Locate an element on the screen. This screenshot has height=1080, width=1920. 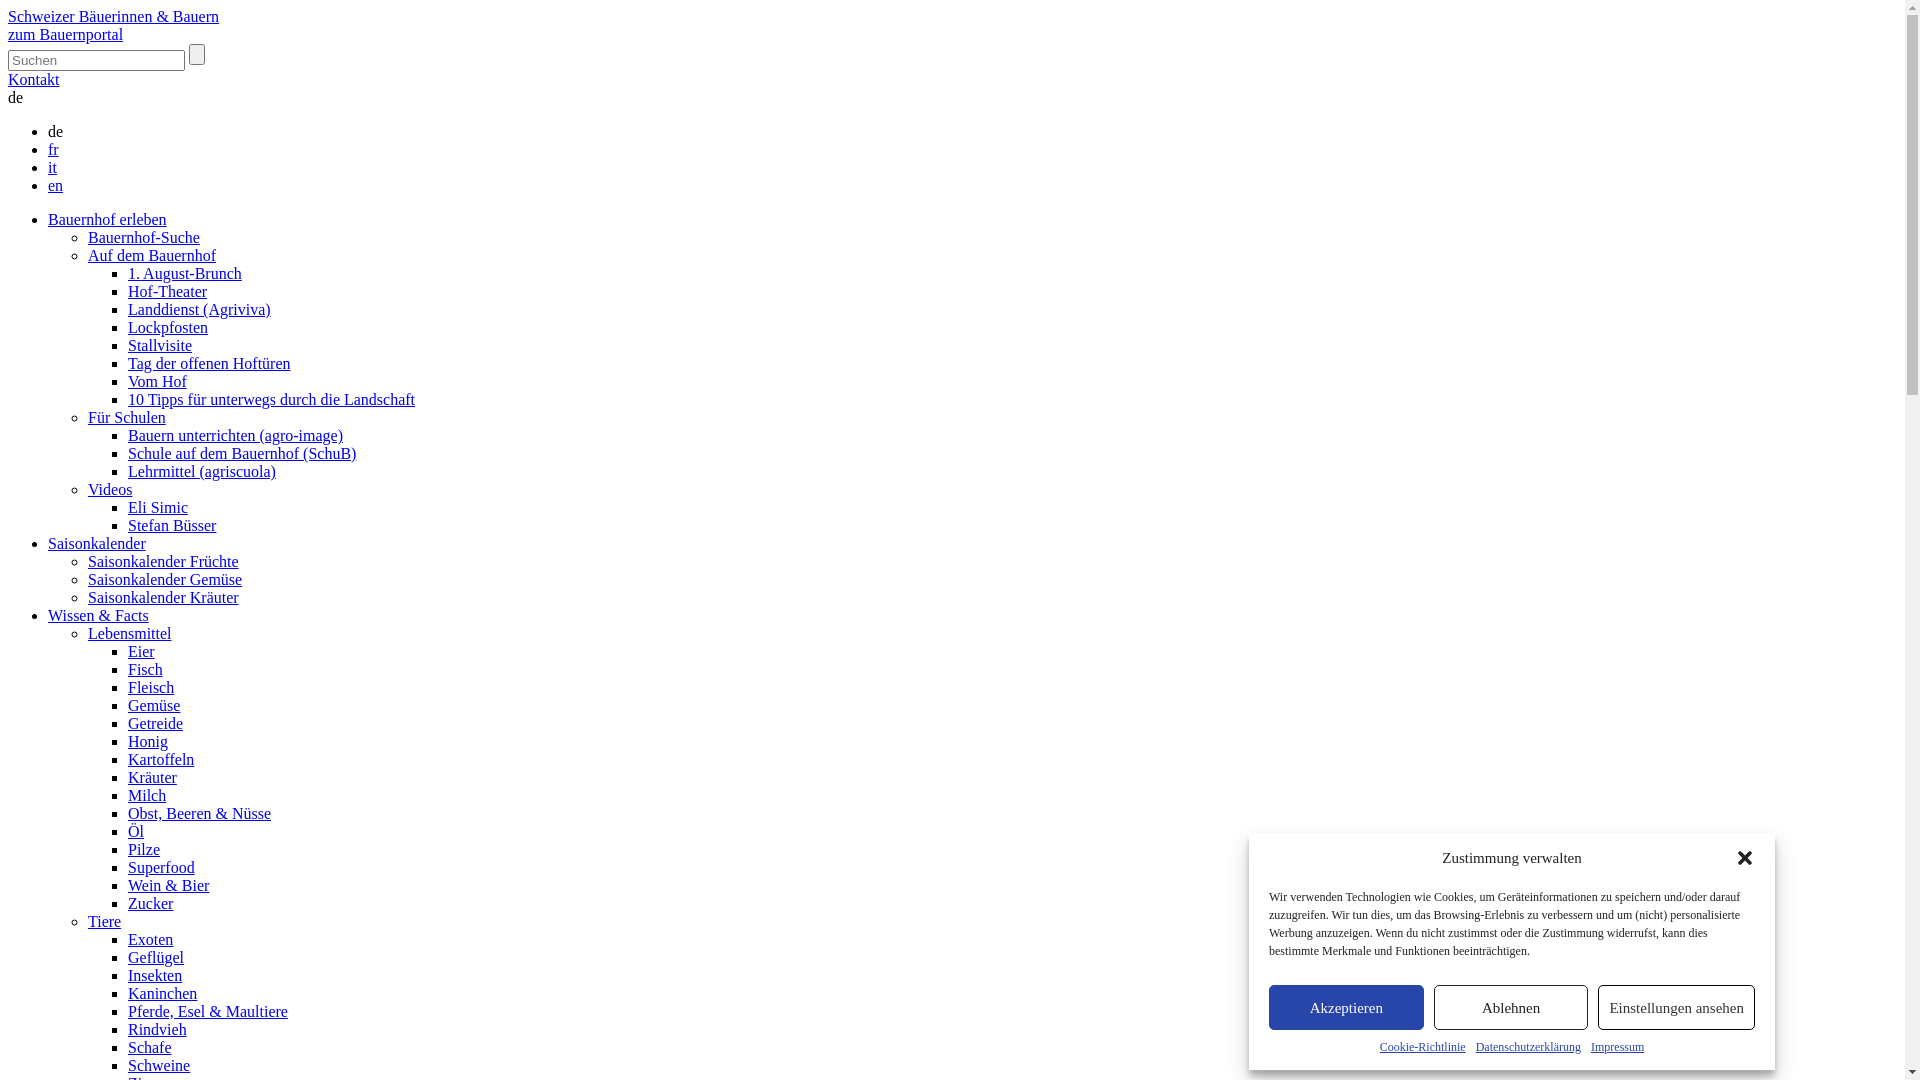
'Exoten' is located at coordinates (149, 939).